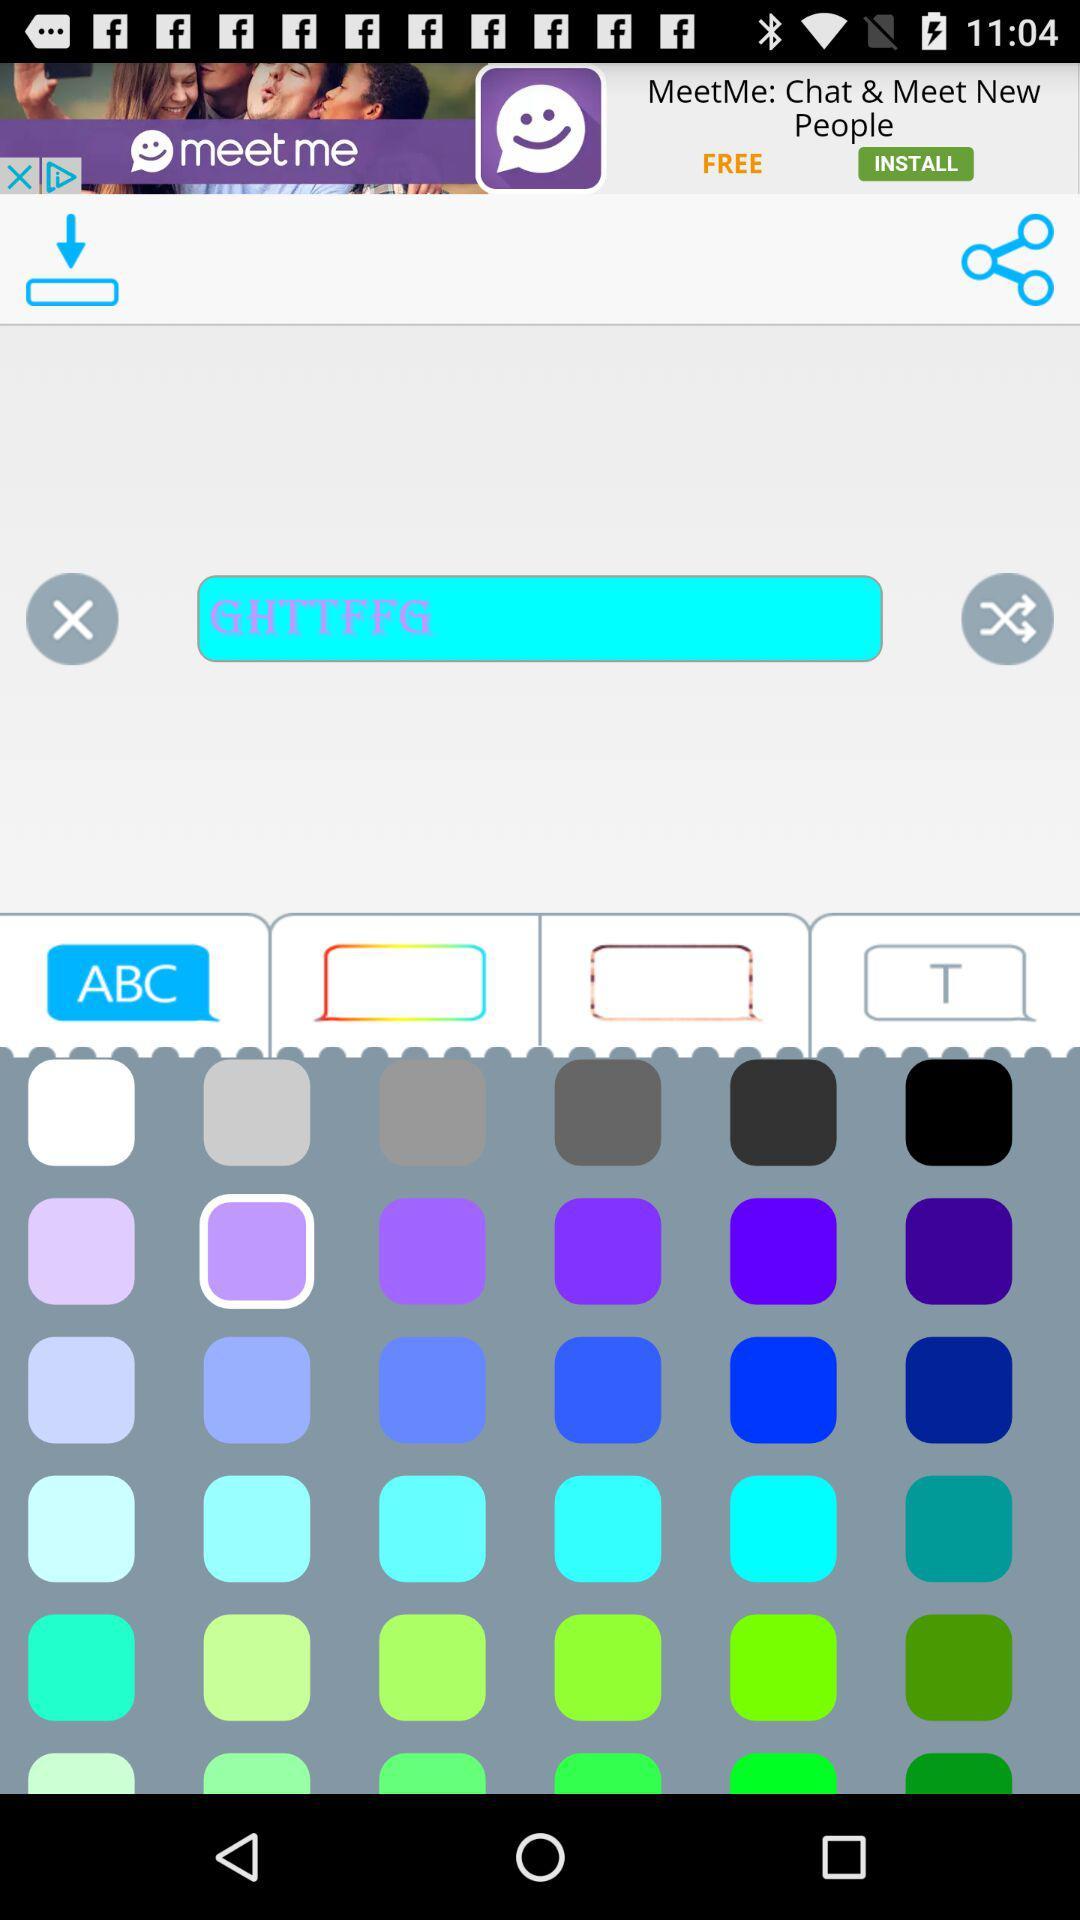 The height and width of the screenshot is (1920, 1080). I want to click on the option, so click(71, 618).